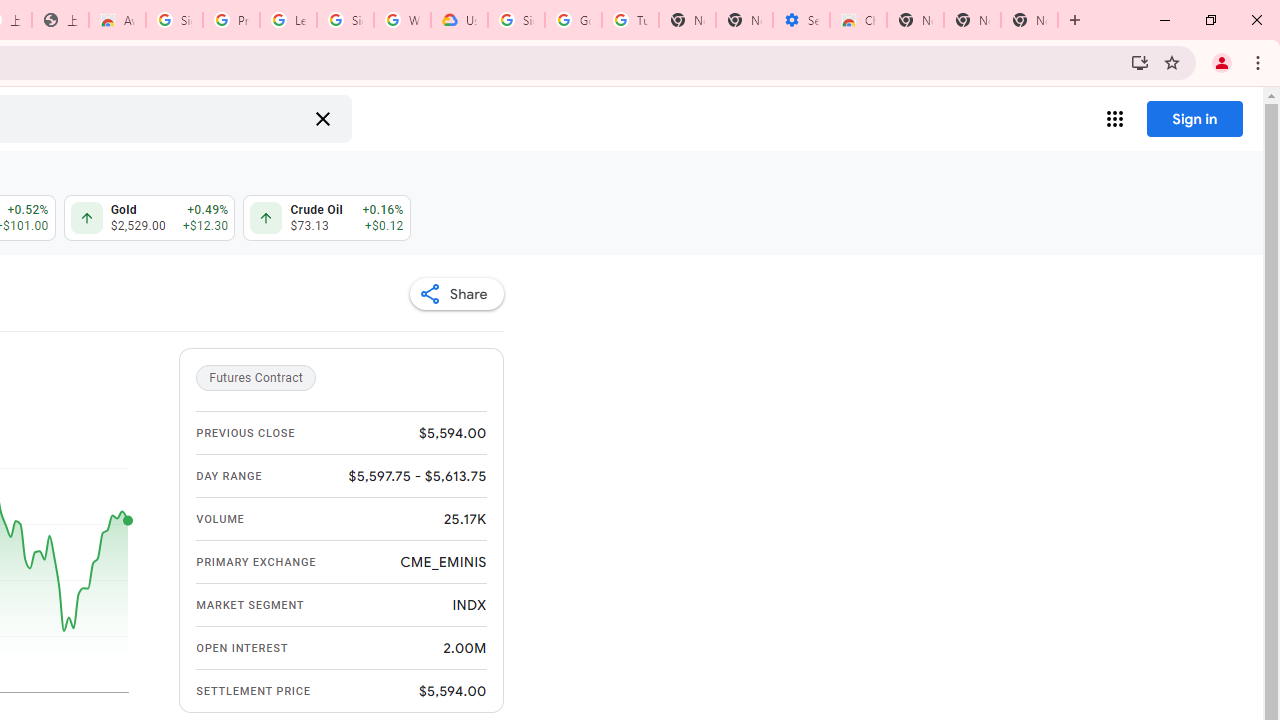 The width and height of the screenshot is (1280, 720). Describe the element at coordinates (345, 20) in the screenshot. I see `'Sign in - Google Accounts'` at that location.